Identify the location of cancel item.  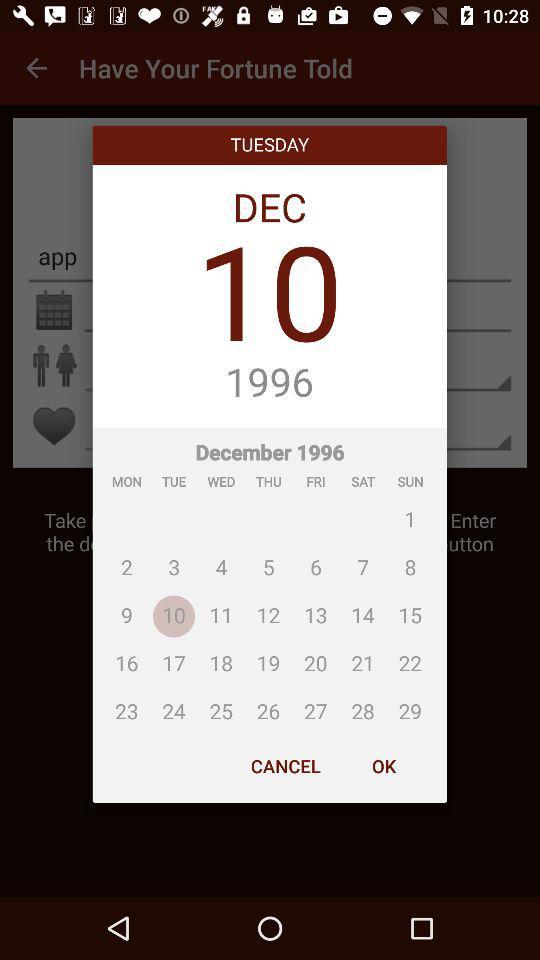
(284, 765).